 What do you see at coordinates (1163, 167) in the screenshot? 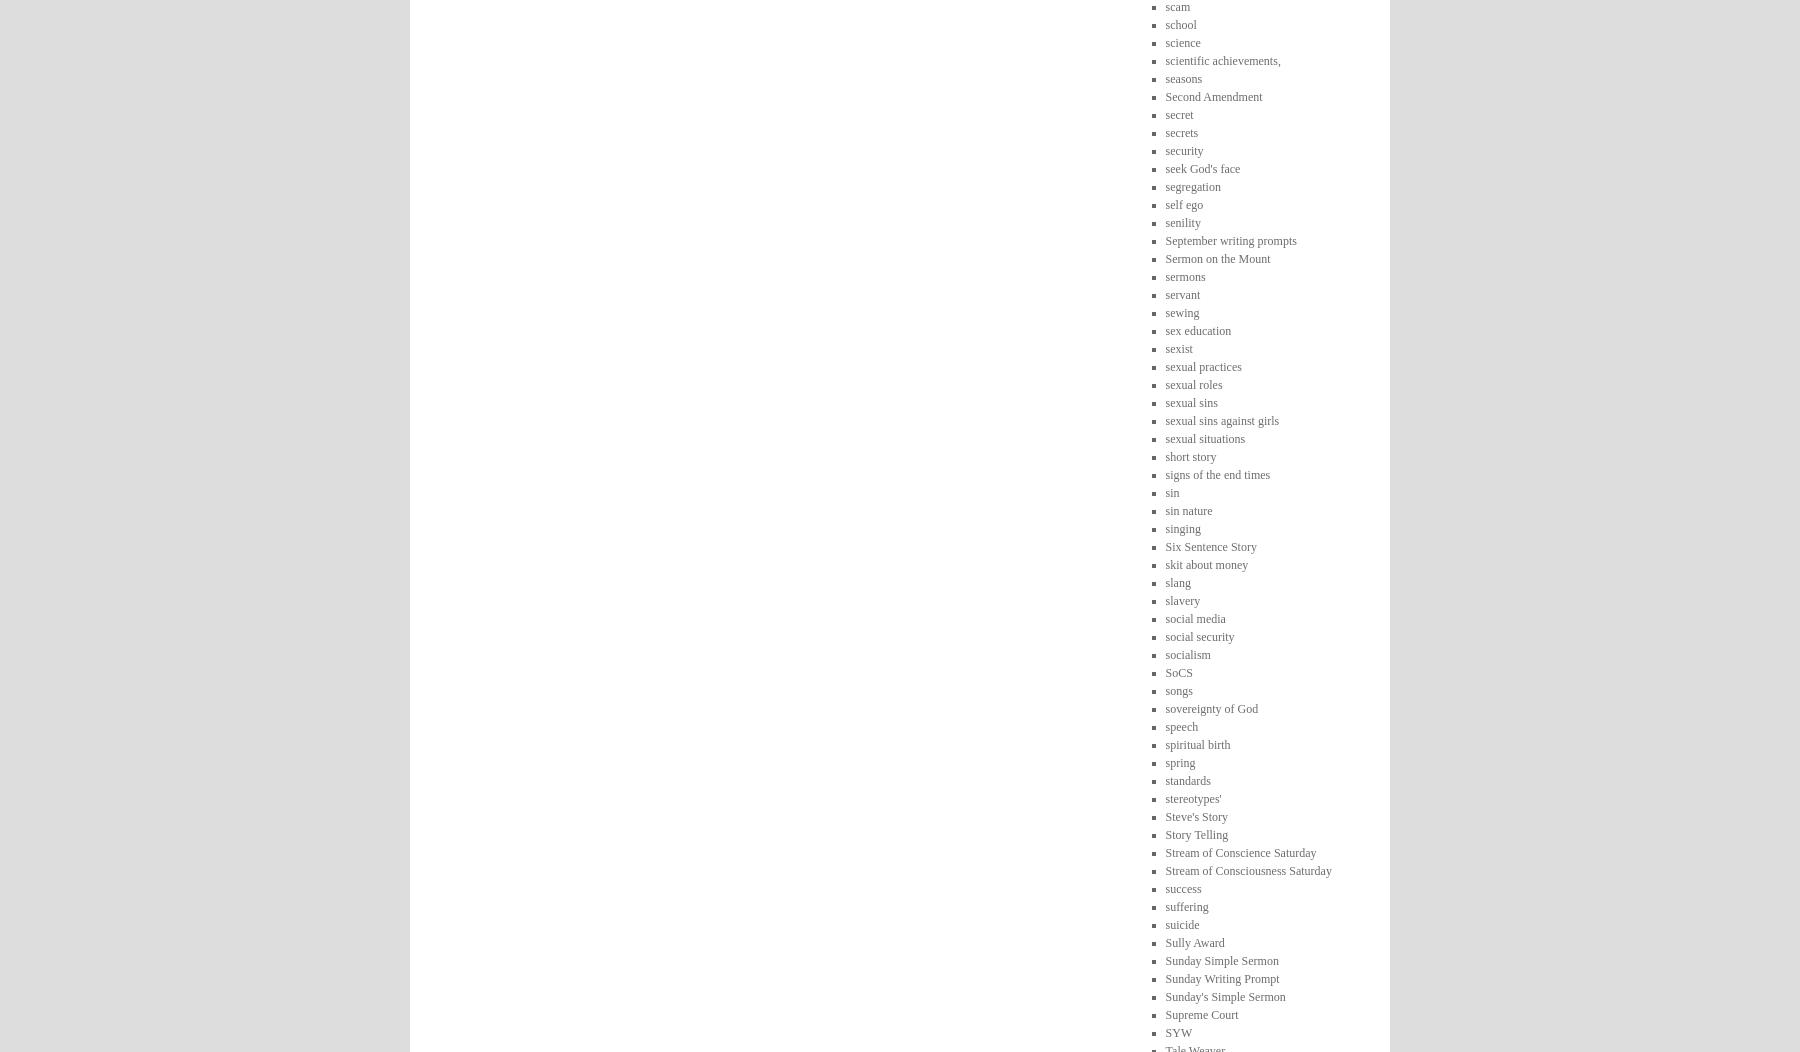
I see `'seek God's face'` at bounding box center [1163, 167].